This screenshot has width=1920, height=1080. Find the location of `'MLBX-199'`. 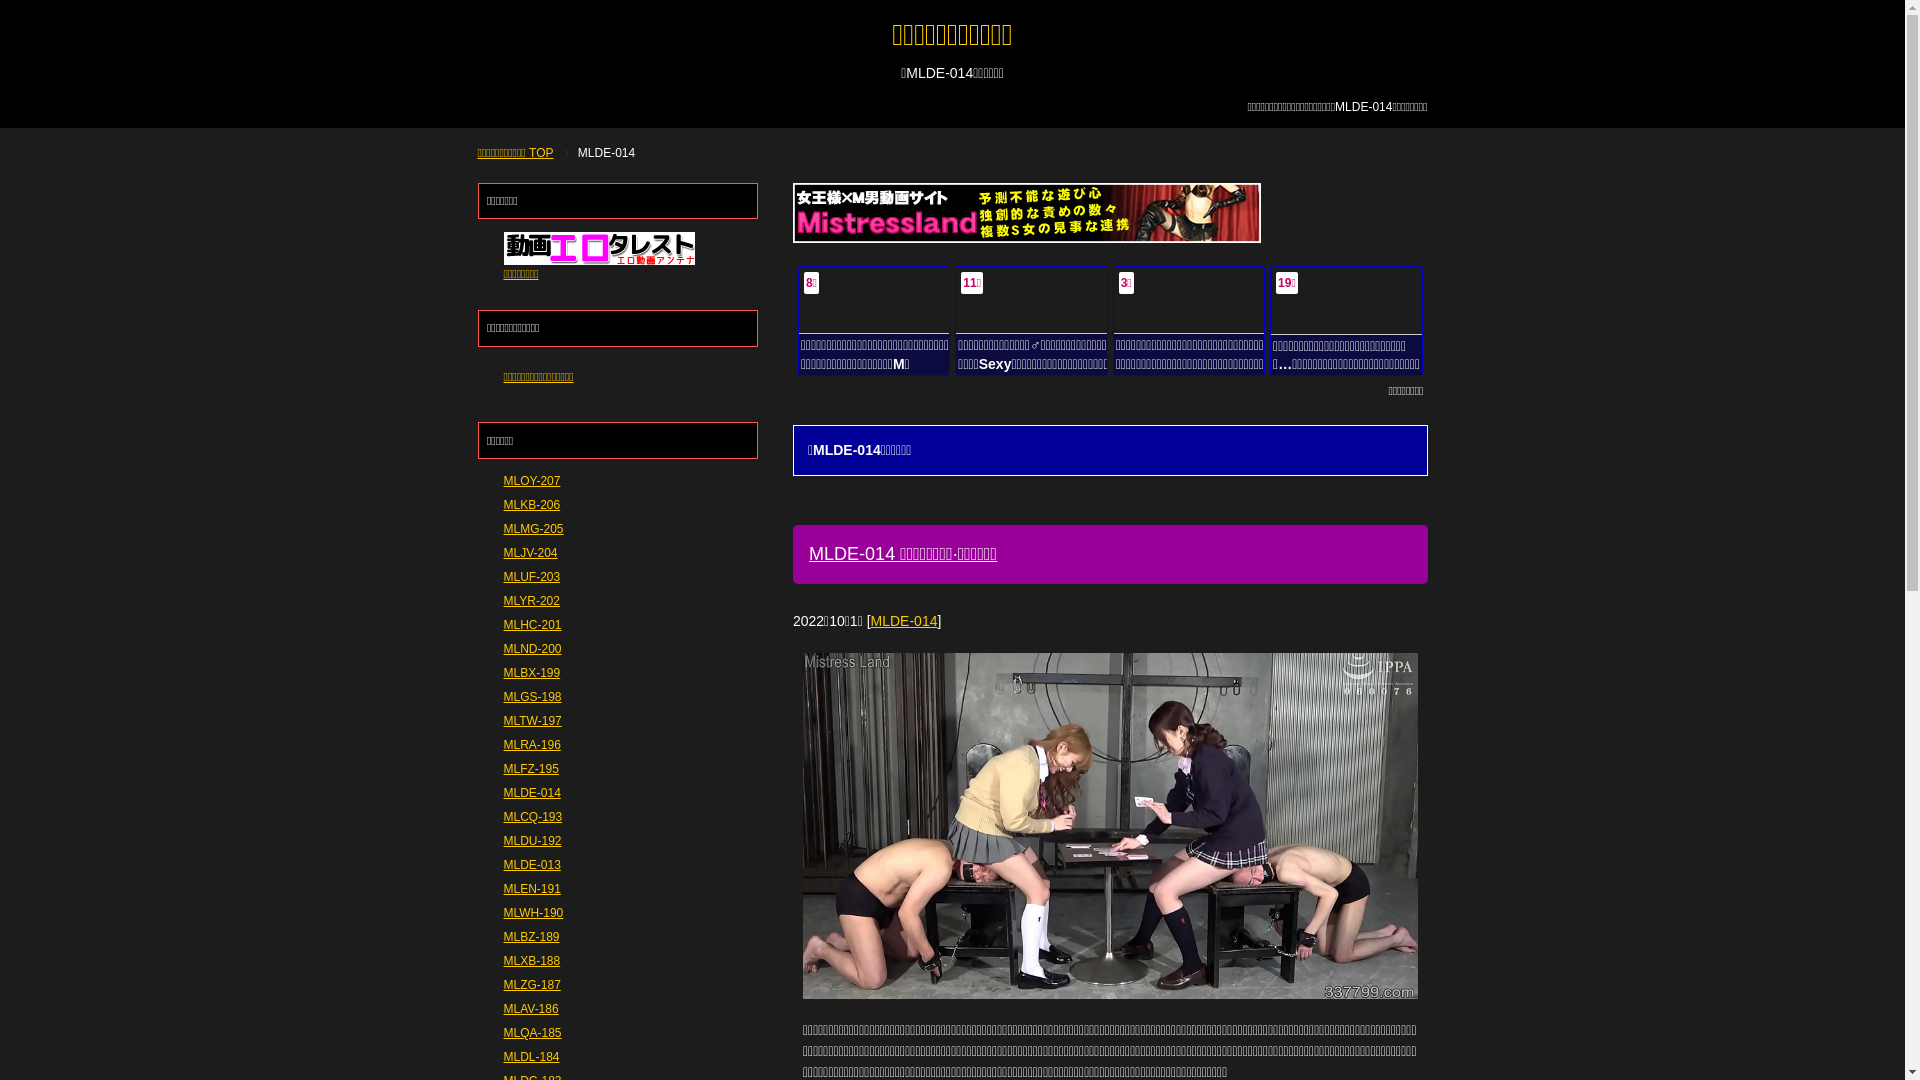

'MLBX-199' is located at coordinates (532, 672).